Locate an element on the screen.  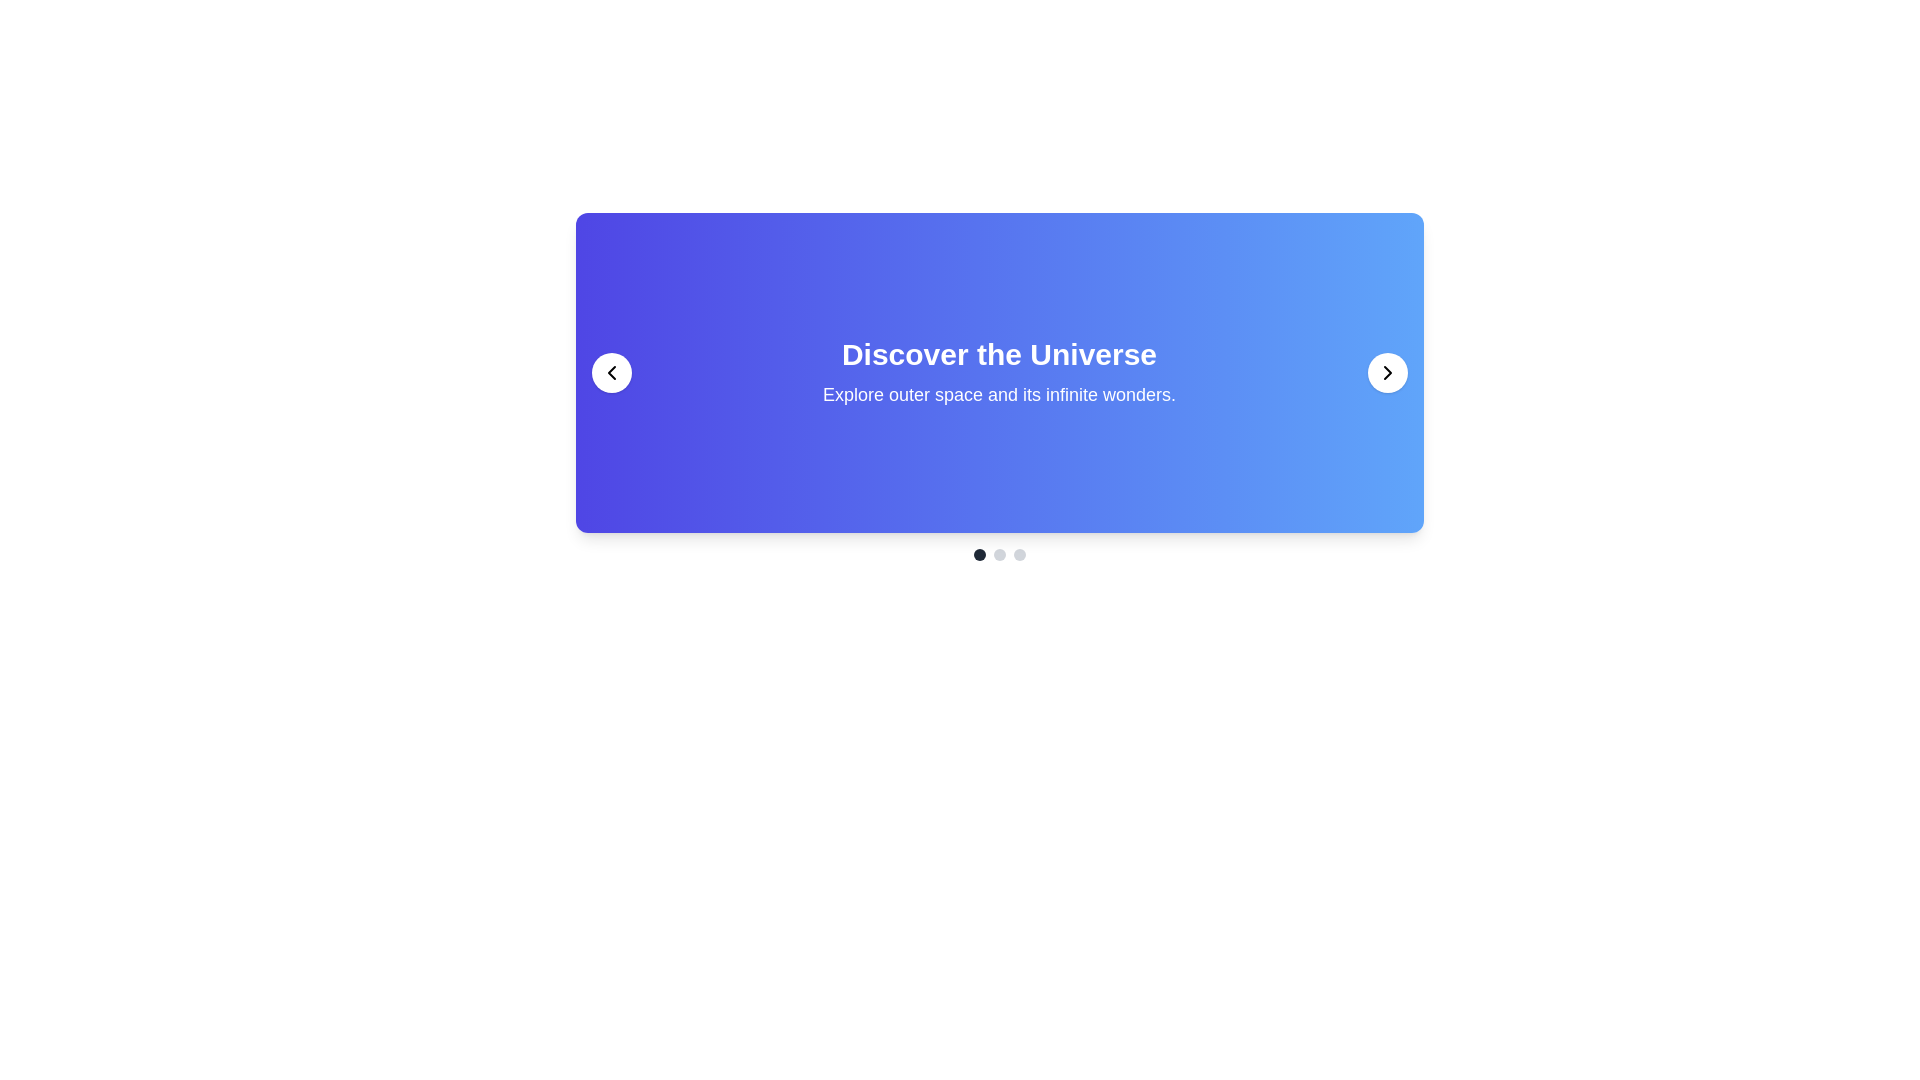
the right-facing chevron icon located within a circular button on the right-hand side of the blue card labeled 'Discover the Universe' is located at coordinates (1386, 373).